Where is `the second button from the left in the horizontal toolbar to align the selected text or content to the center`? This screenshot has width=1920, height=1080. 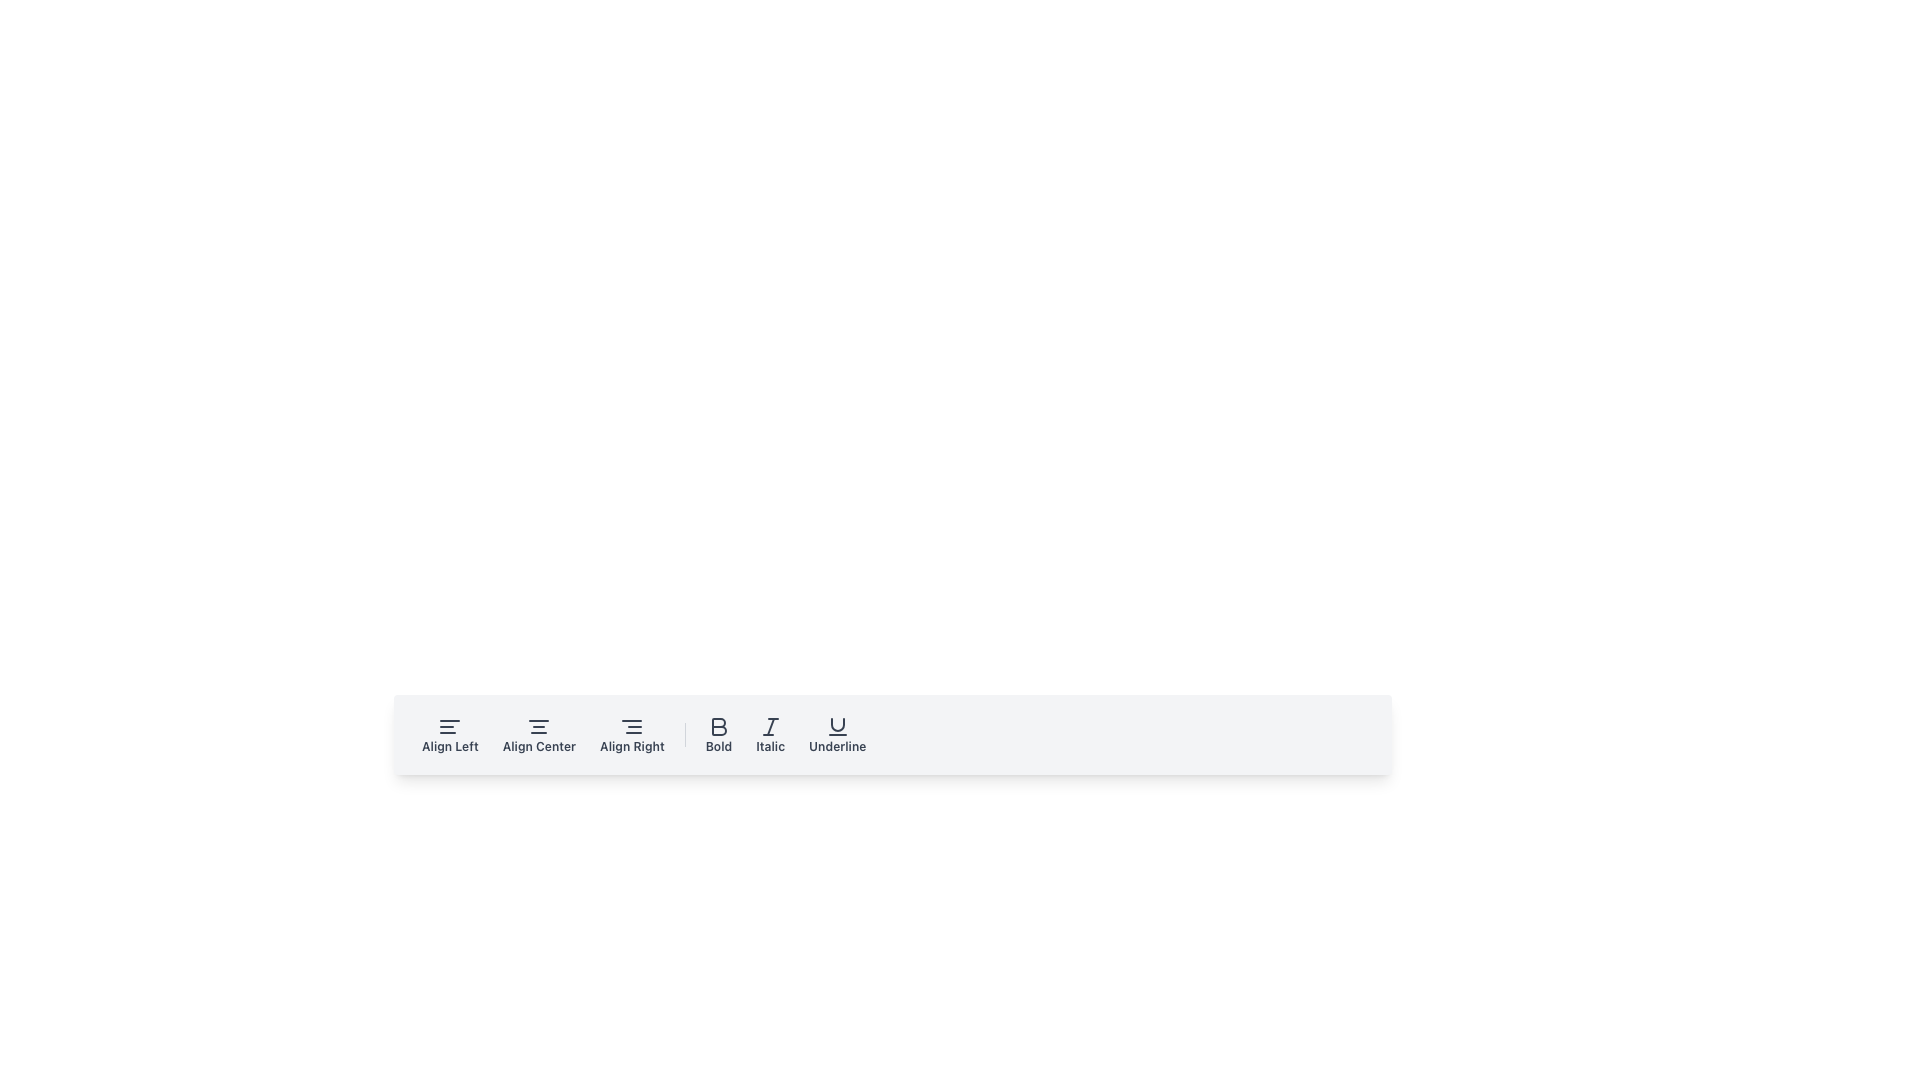
the second button from the left in the horizontal toolbar to align the selected text or content to the center is located at coordinates (539, 735).